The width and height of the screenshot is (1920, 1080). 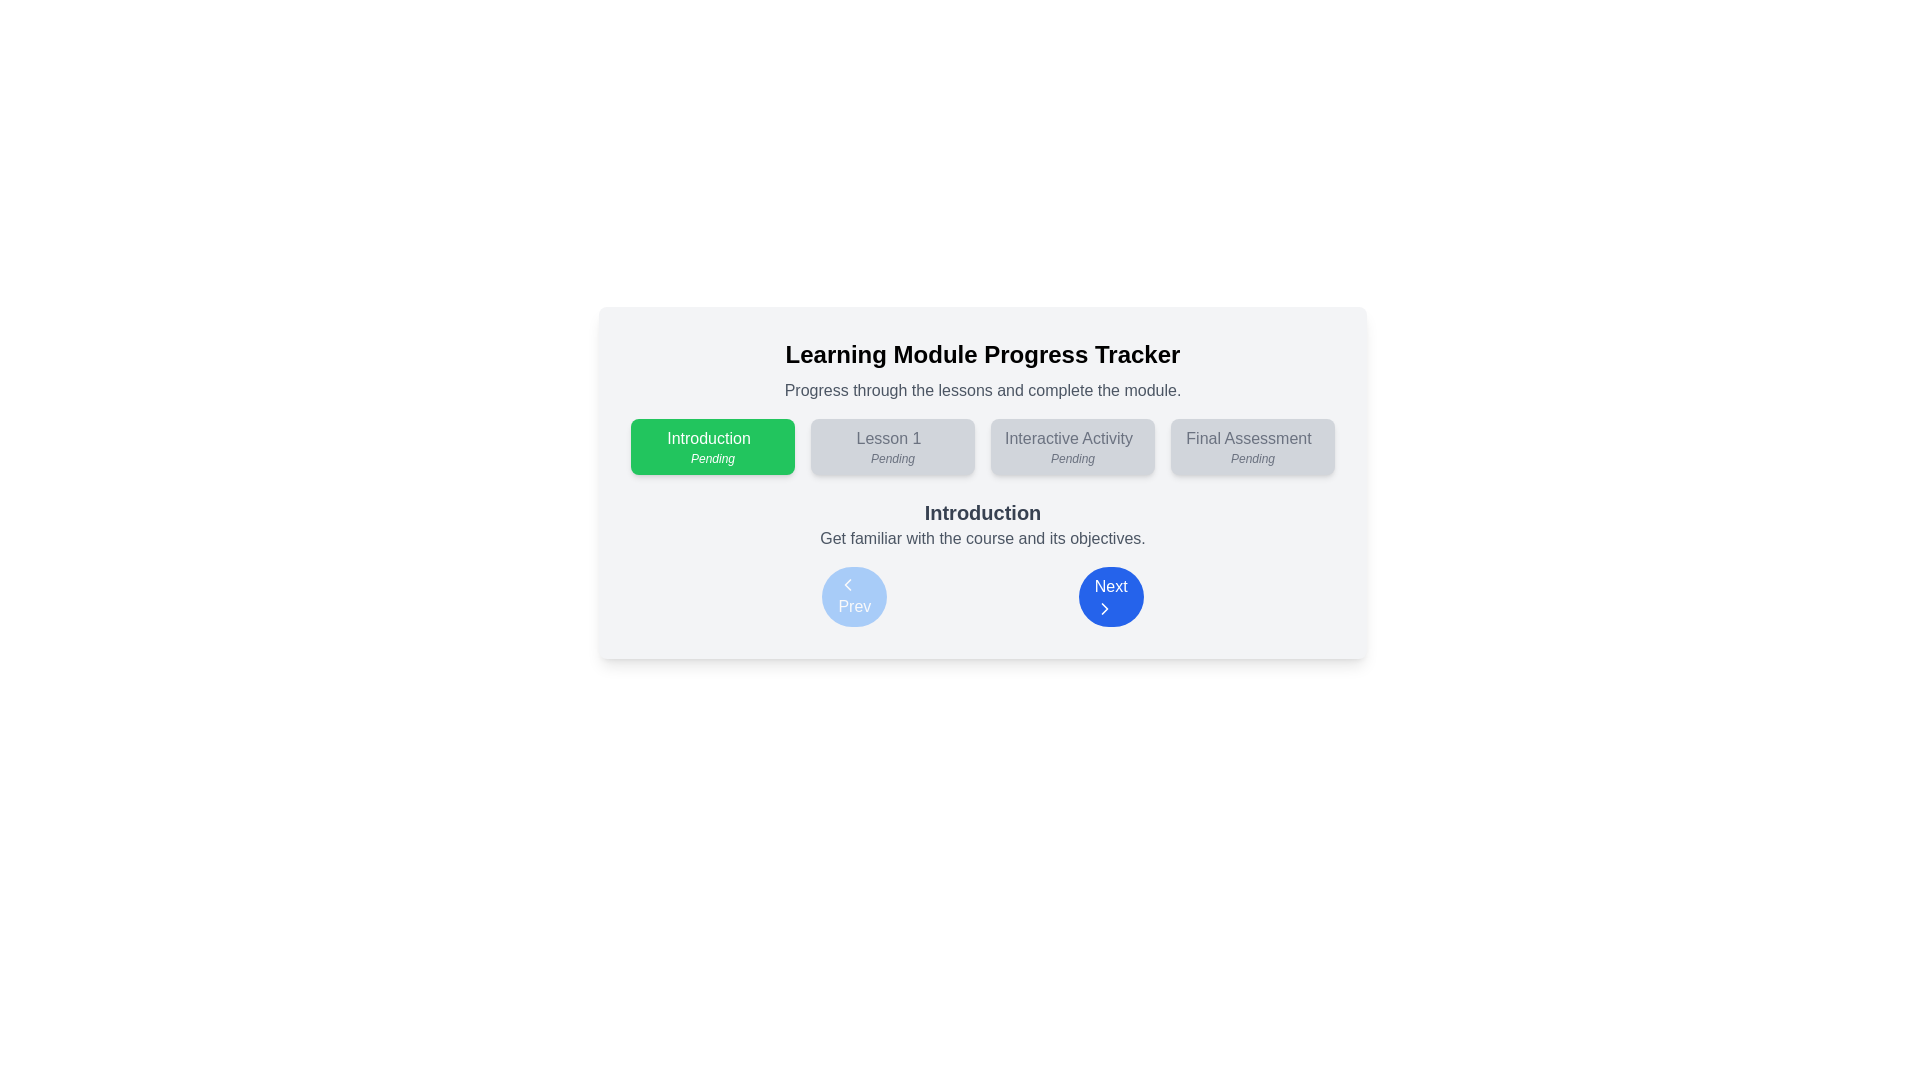 What do you see at coordinates (1251, 438) in the screenshot?
I see `the text label that contains the text 'Final Assessment', styled in a plain gray sans-serif font, located within a navigation component on the right side of the horizontal navigation line` at bounding box center [1251, 438].